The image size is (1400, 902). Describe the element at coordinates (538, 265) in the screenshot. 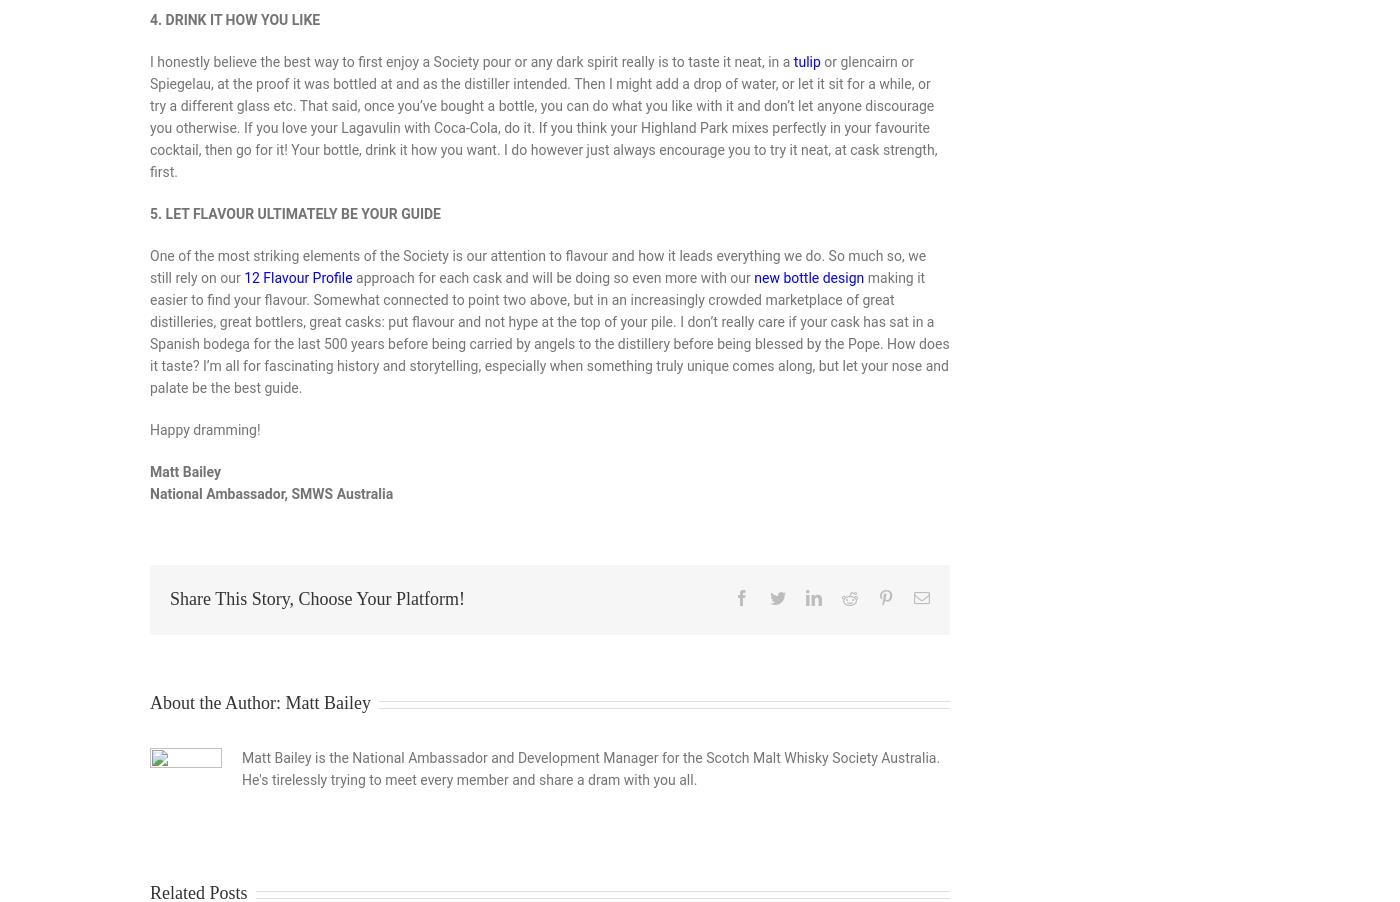

I see `'One of the most striking elements of the Society is our attention to flavour and how it leads everything we do. So much so, we still rely on our'` at that location.